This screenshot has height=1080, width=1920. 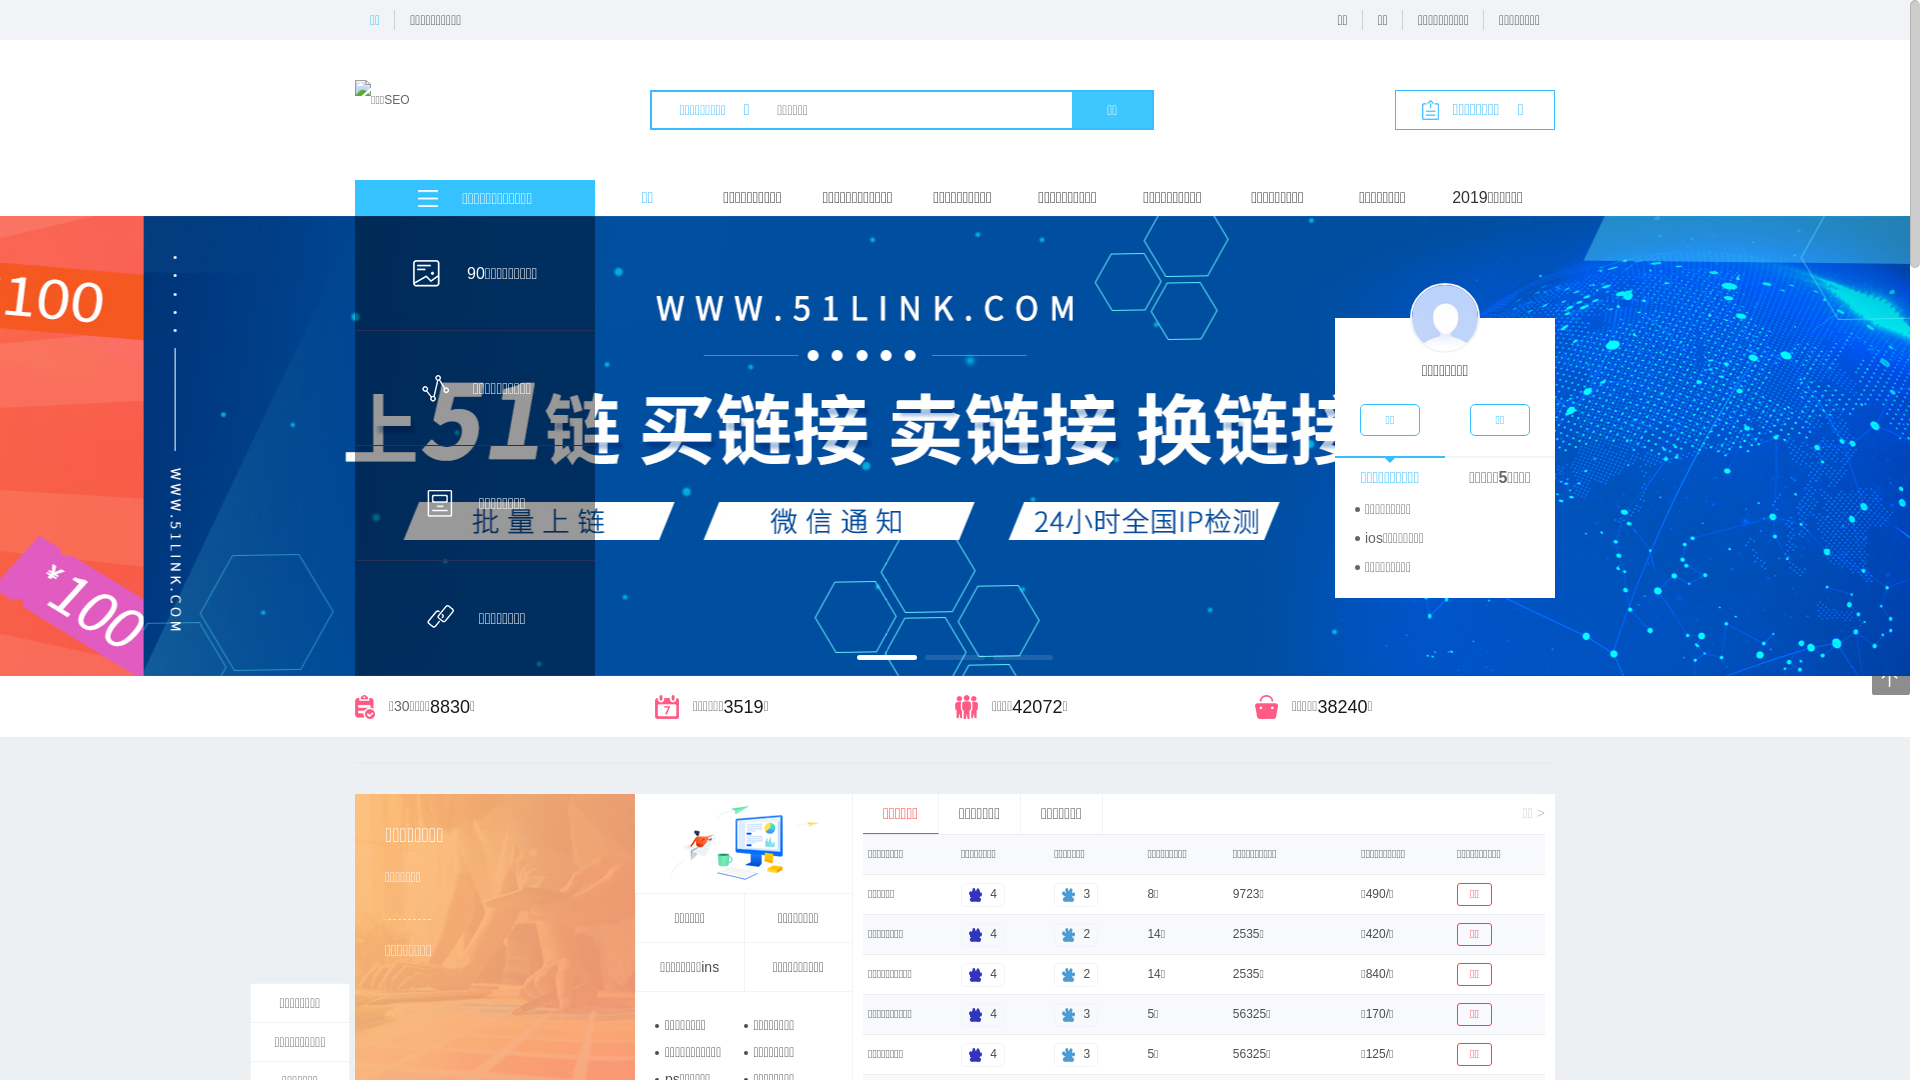 I want to click on '3', so click(x=1053, y=1014).